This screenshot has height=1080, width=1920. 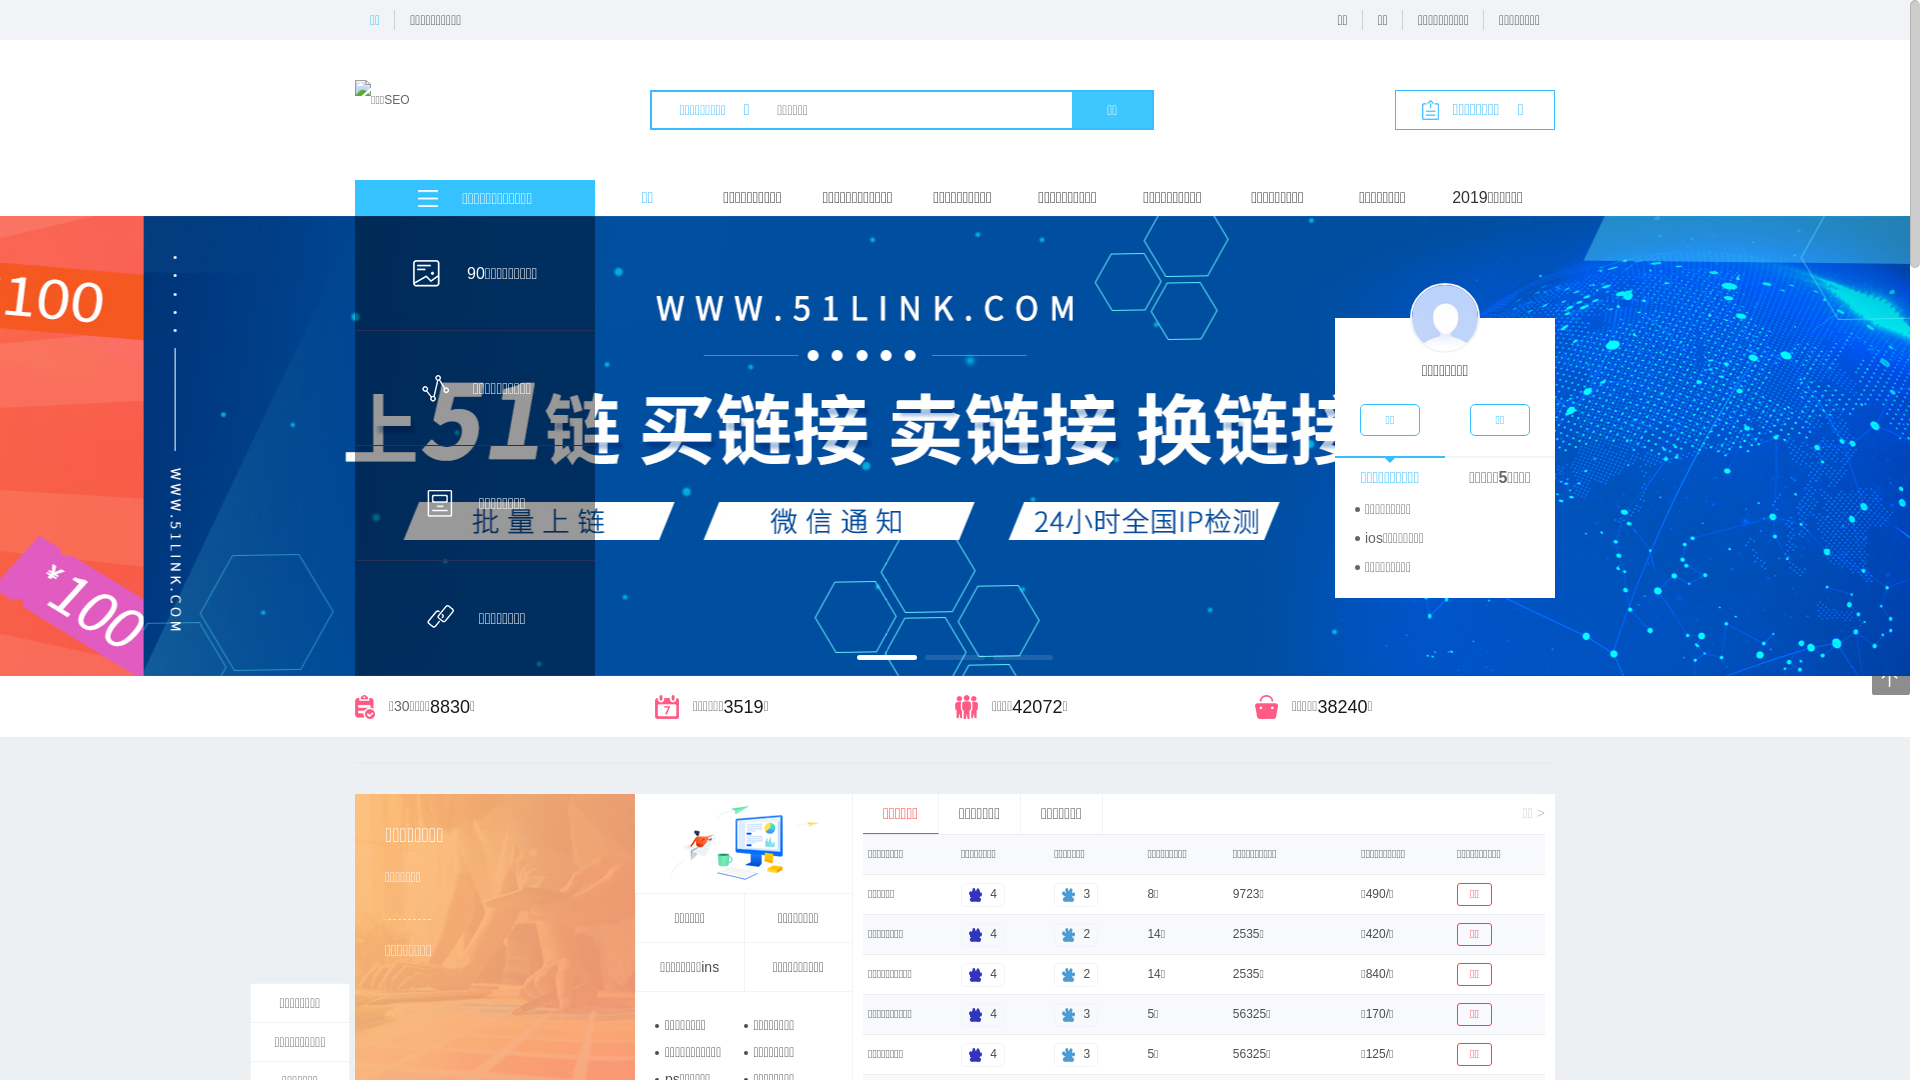 I want to click on '3', so click(x=1053, y=1014).